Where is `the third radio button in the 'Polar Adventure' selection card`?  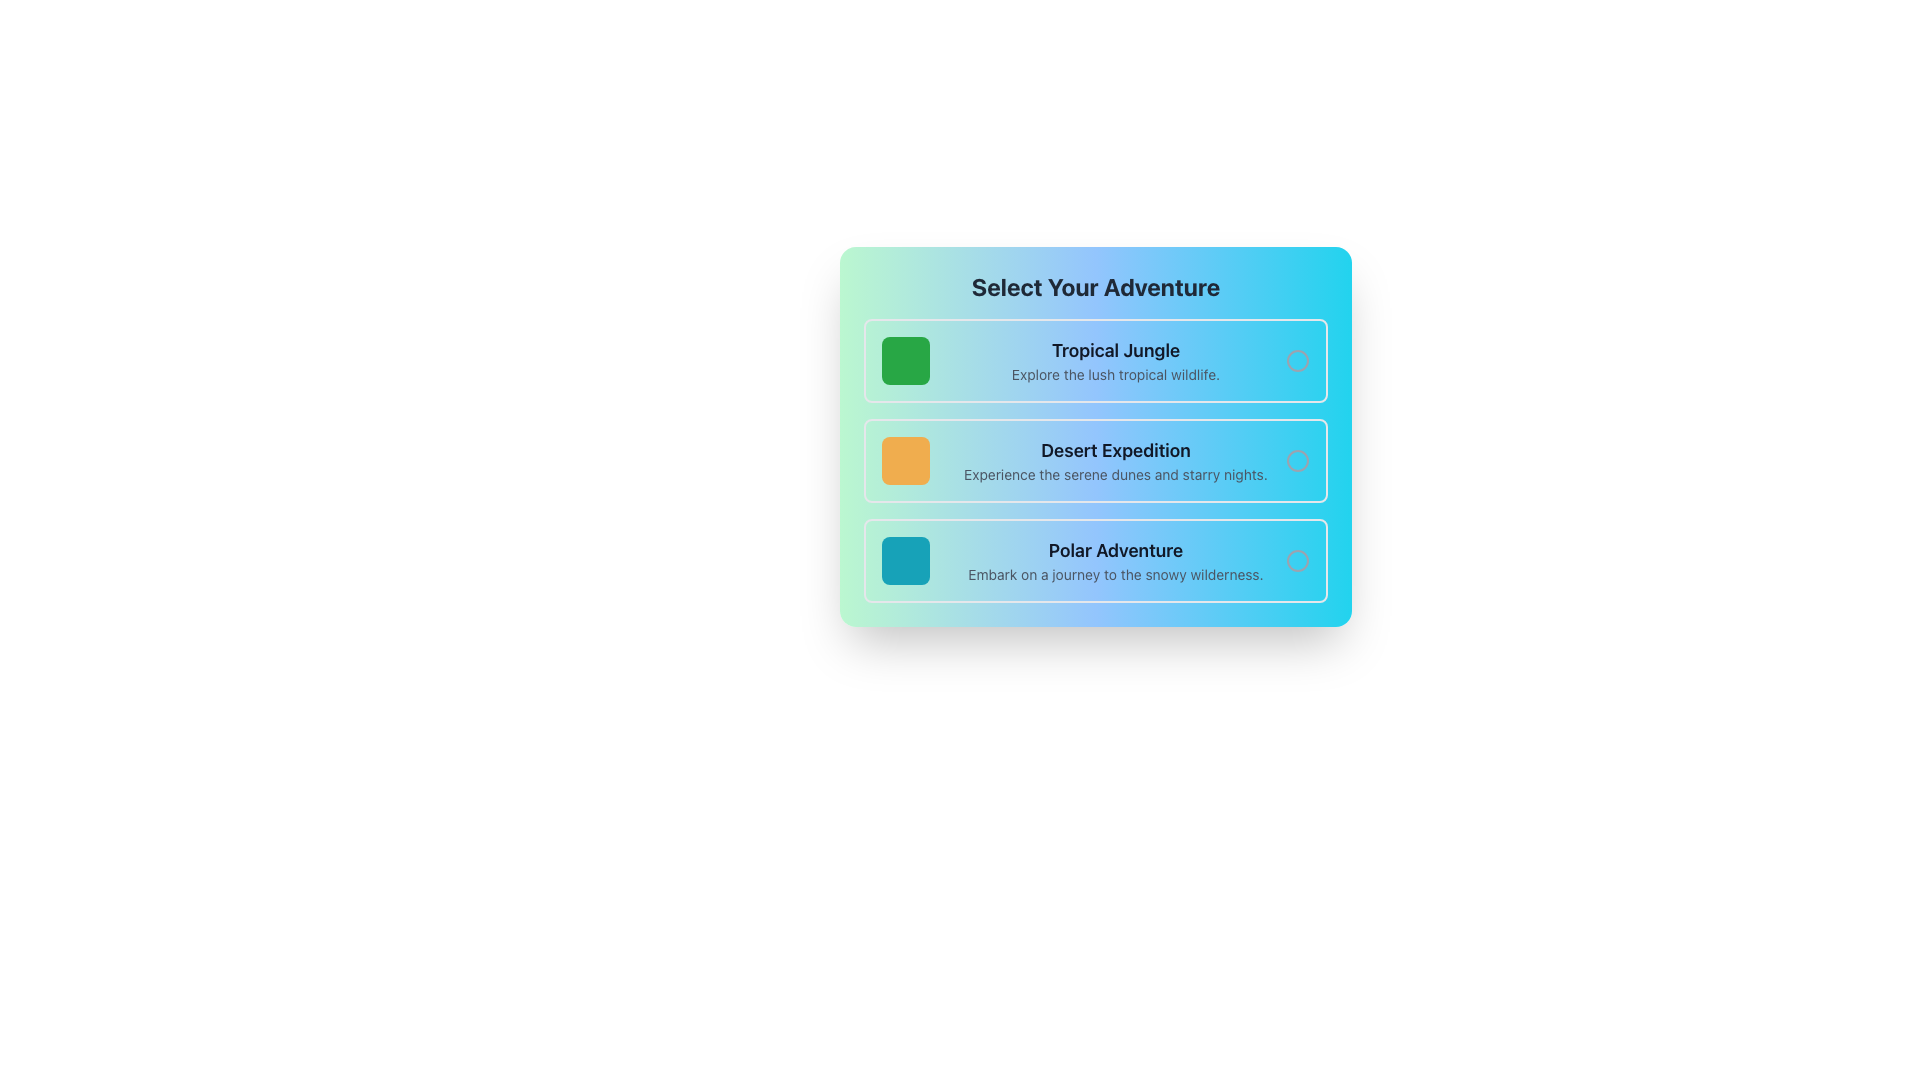 the third radio button in the 'Polar Adventure' selection card is located at coordinates (1297, 560).